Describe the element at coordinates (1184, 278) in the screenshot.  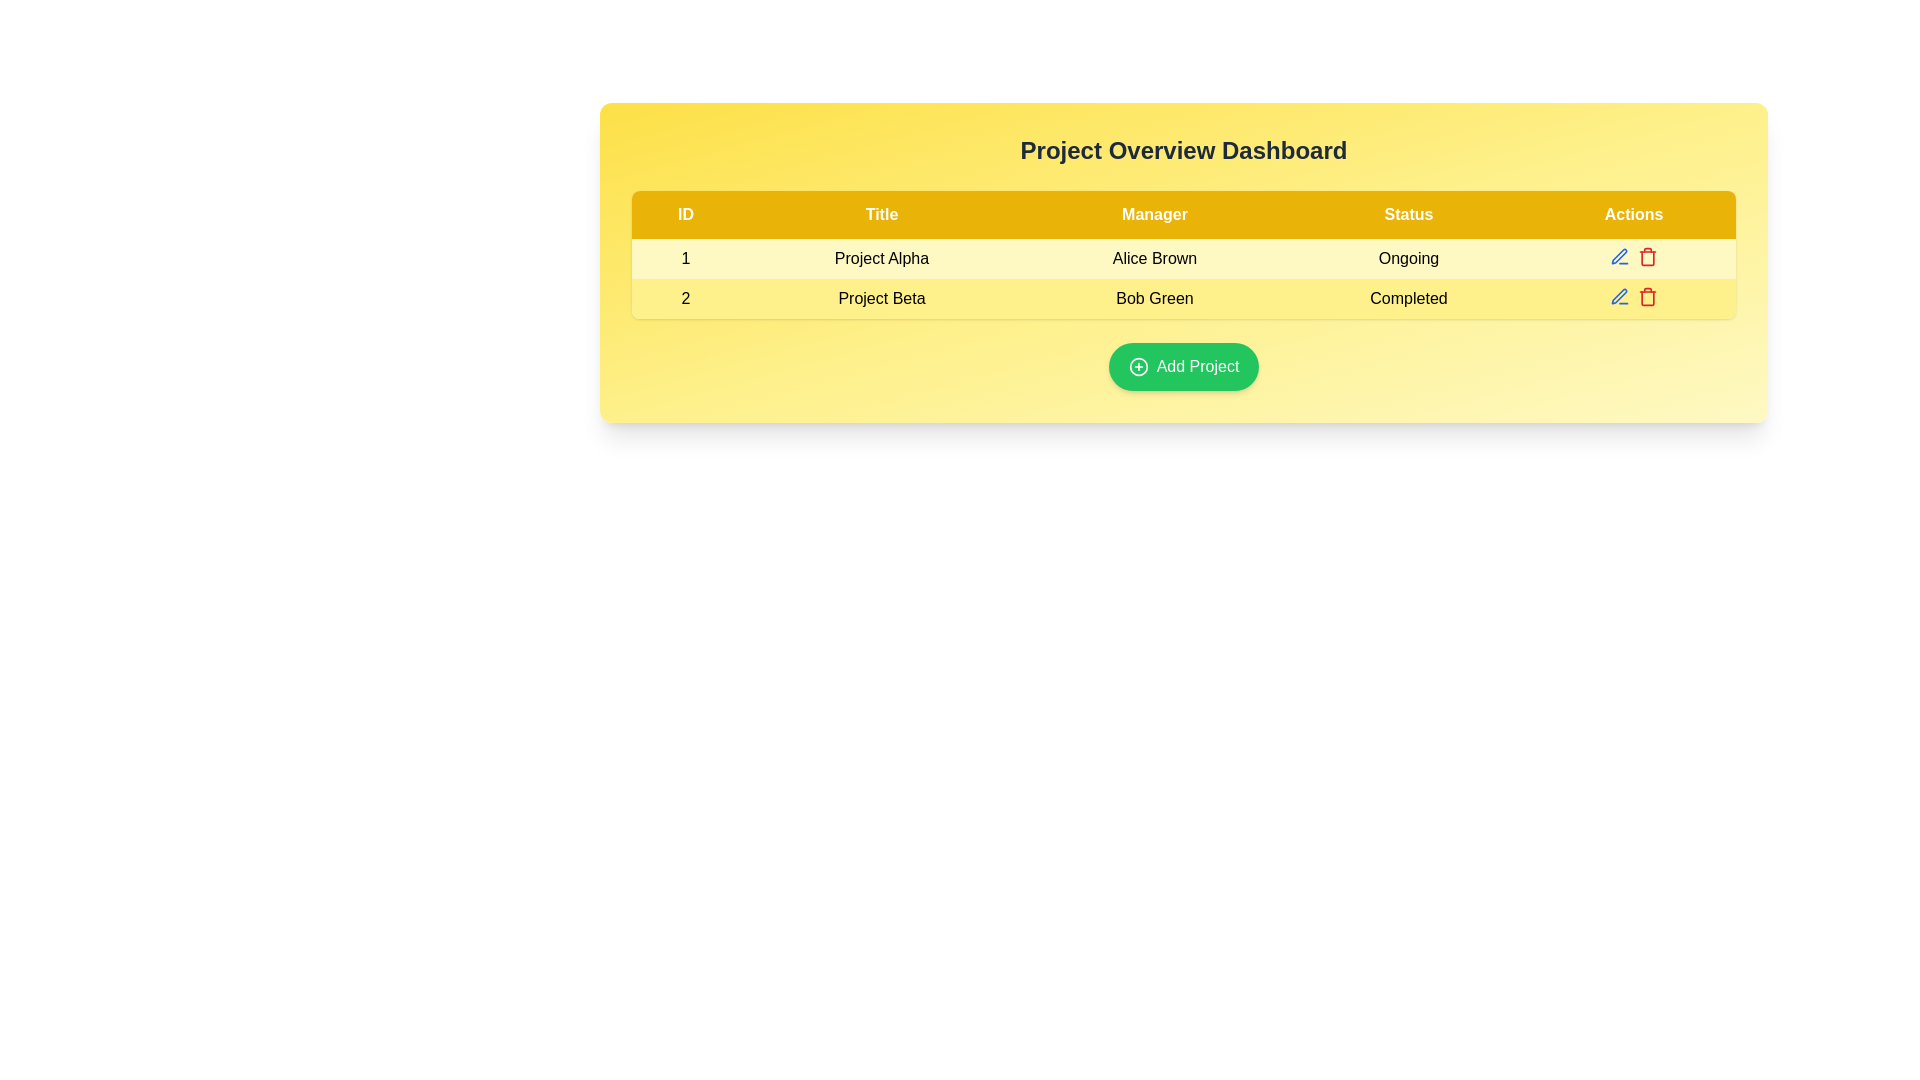
I see `the second row in the project management table that displays details about 'Project Beta' managed by 'Bob Green' with a status of 'Completed'` at that location.